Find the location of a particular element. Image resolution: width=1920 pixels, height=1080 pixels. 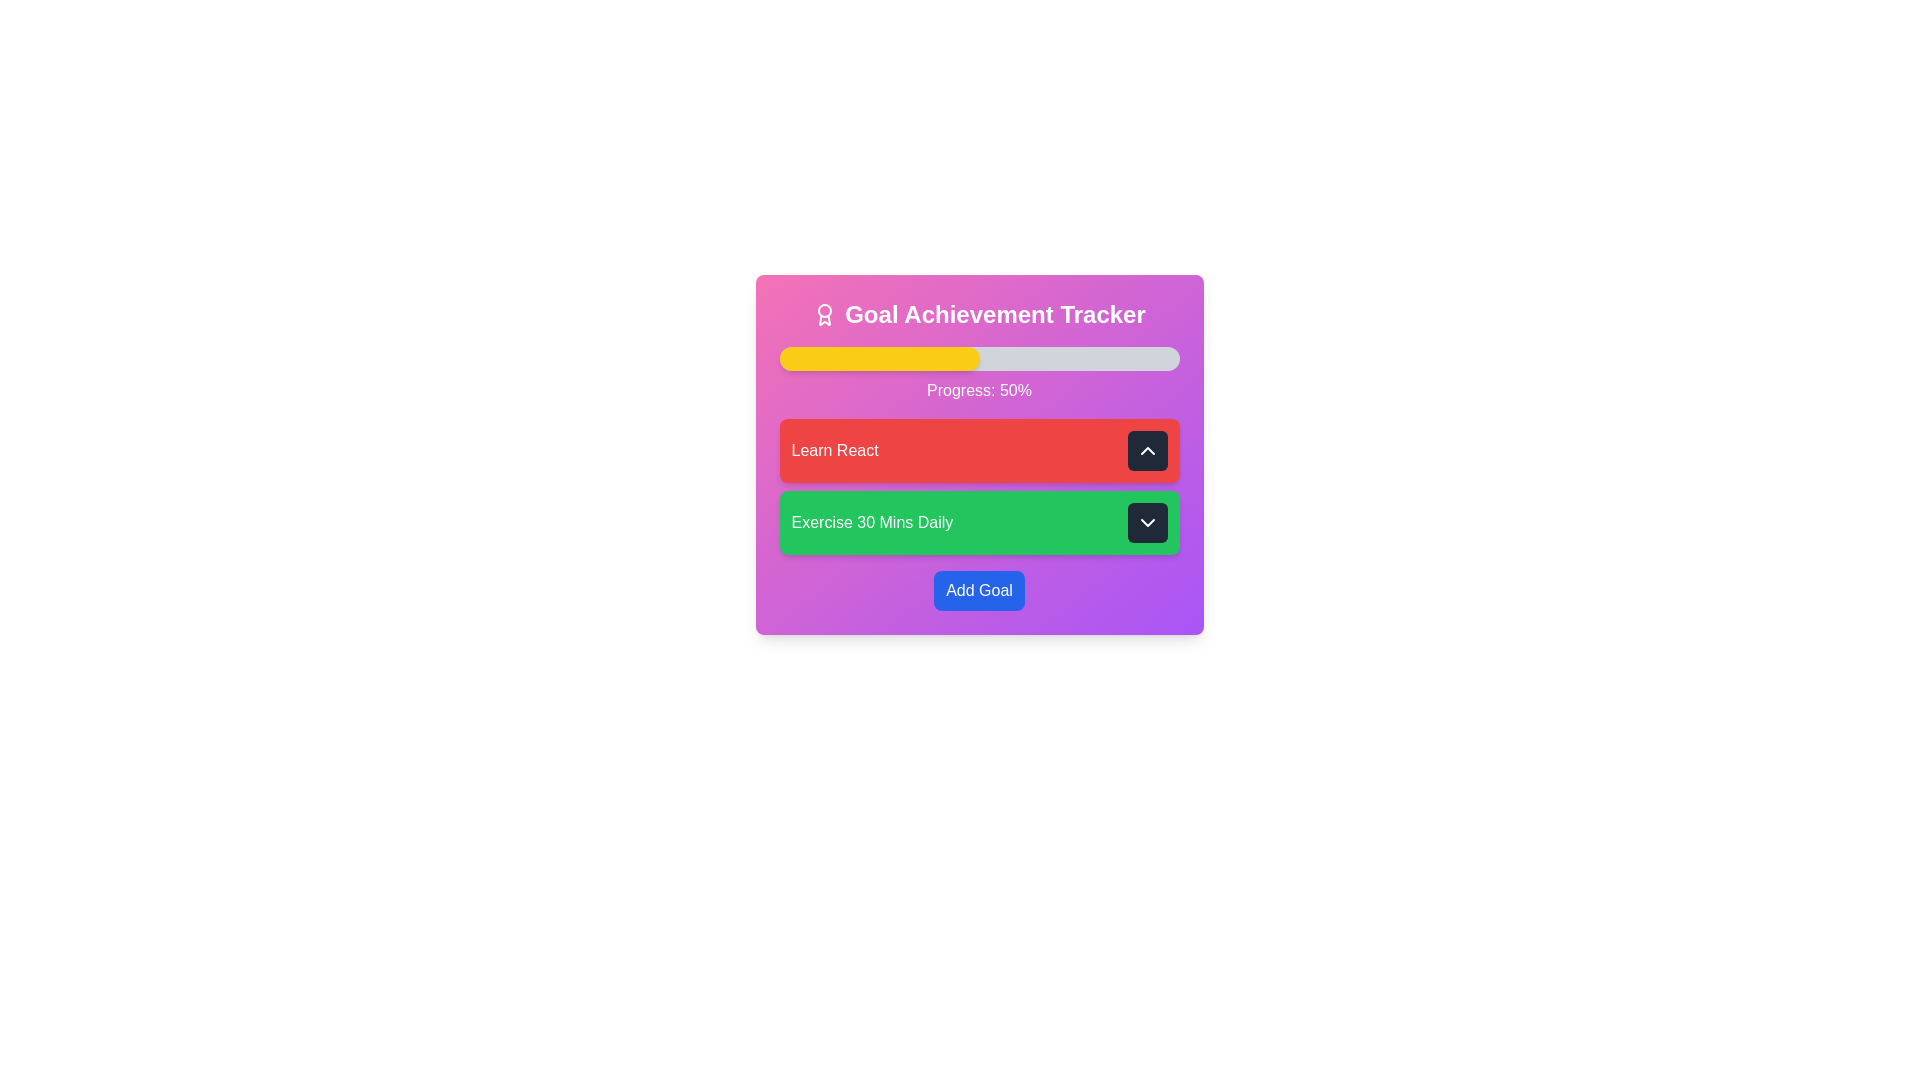

the chevron icon in the upper toggle button of the 'Learn React' card is located at coordinates (1147, 451).